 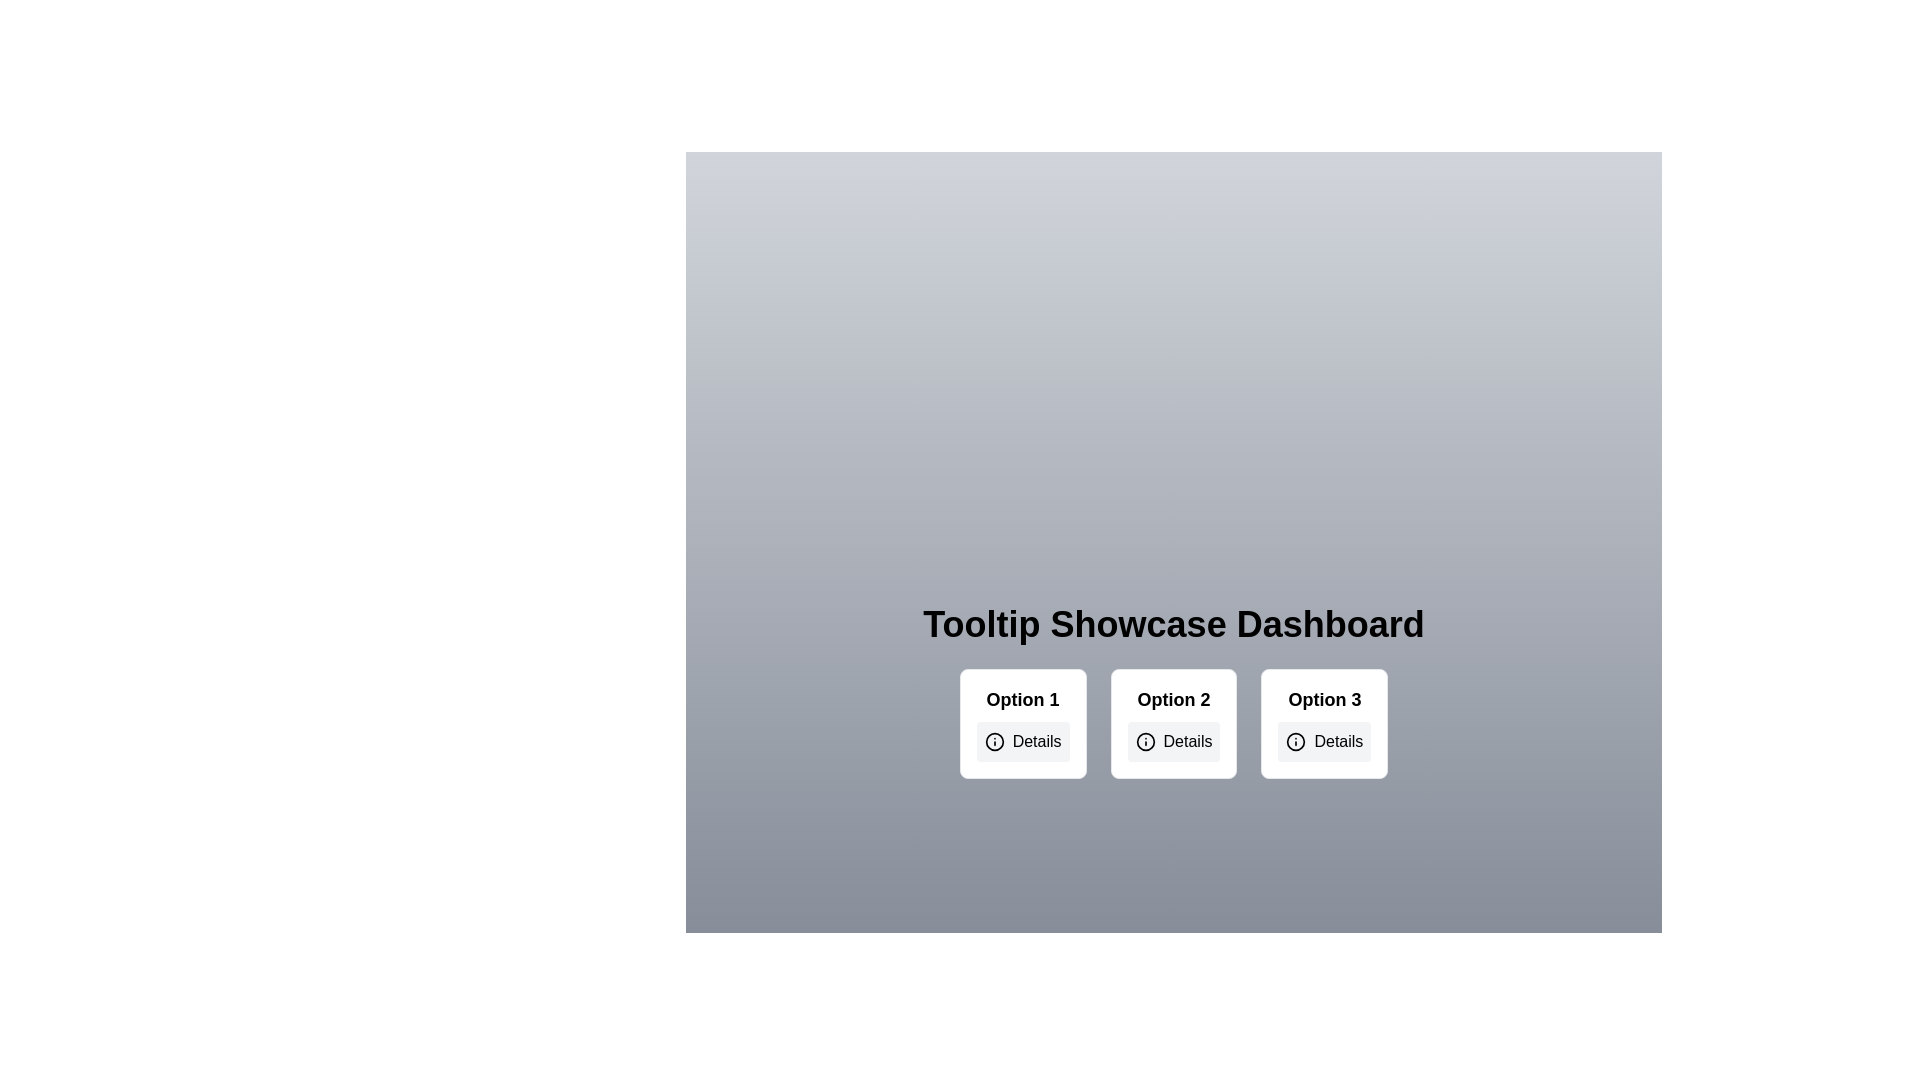 I want to click on the text label displaying 'Details' in bold black font, located in the second block under 'Option 2' to the right of the information icon, so click(x=1188, y=741).